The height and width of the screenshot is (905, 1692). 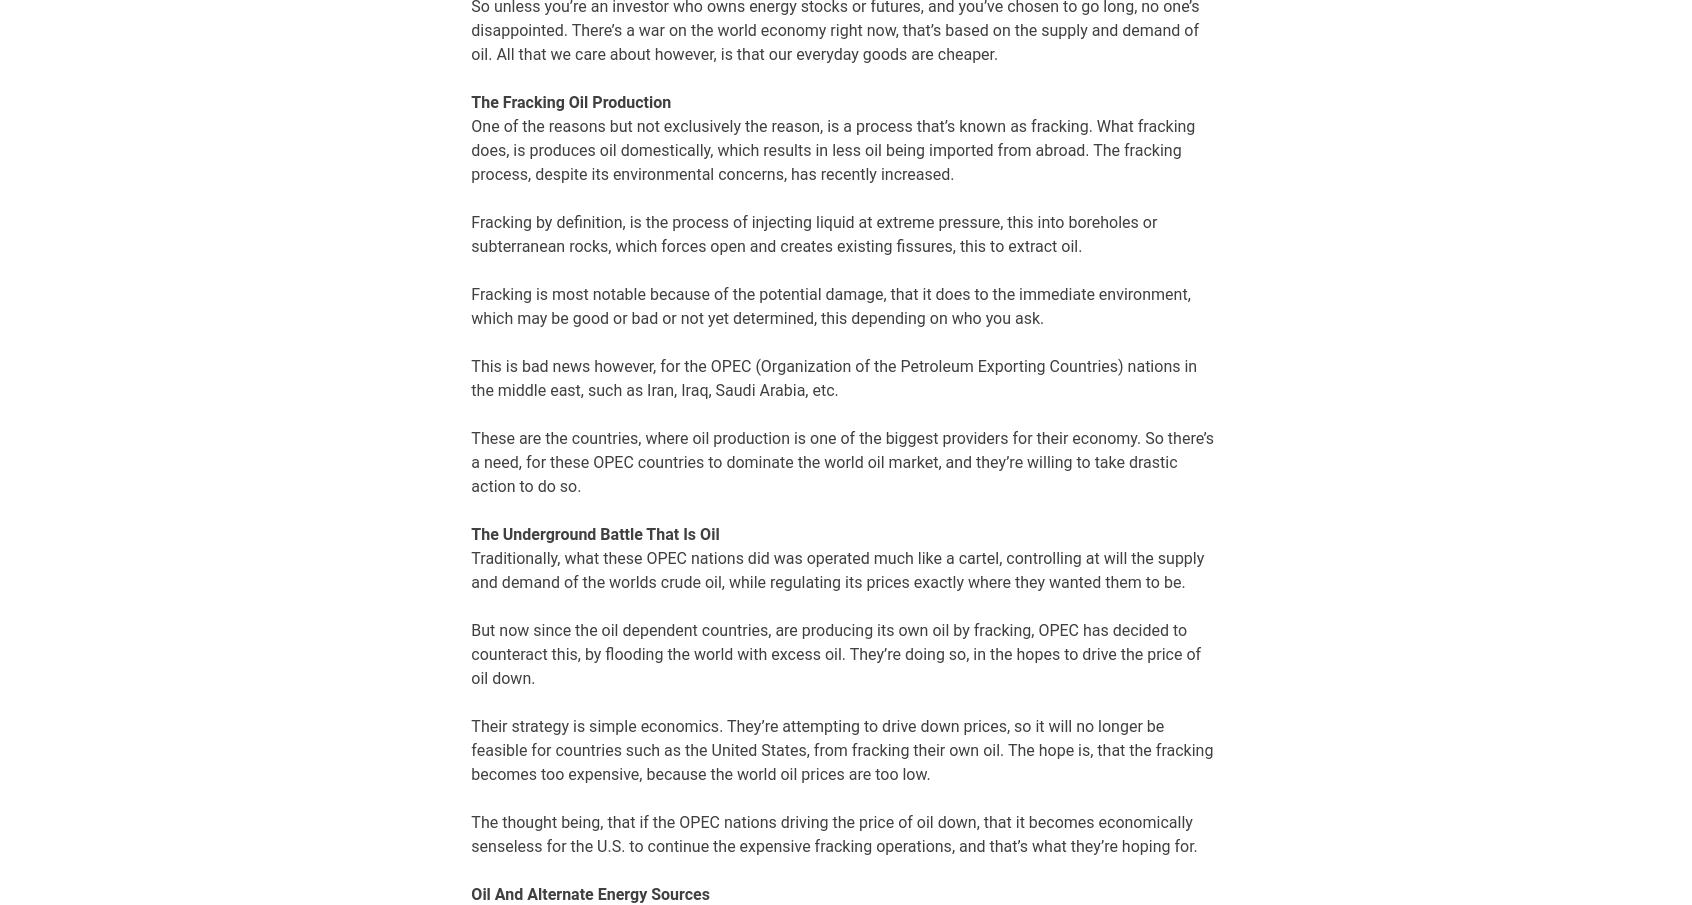 I want to click on 'These are the countries, where oil production is one of the biggest providers for their economy. So there’s a need, for these OPEC countries to dominate the world oil market, and they’re willing to take drastic action to do so.', so click(x=842, y=461).